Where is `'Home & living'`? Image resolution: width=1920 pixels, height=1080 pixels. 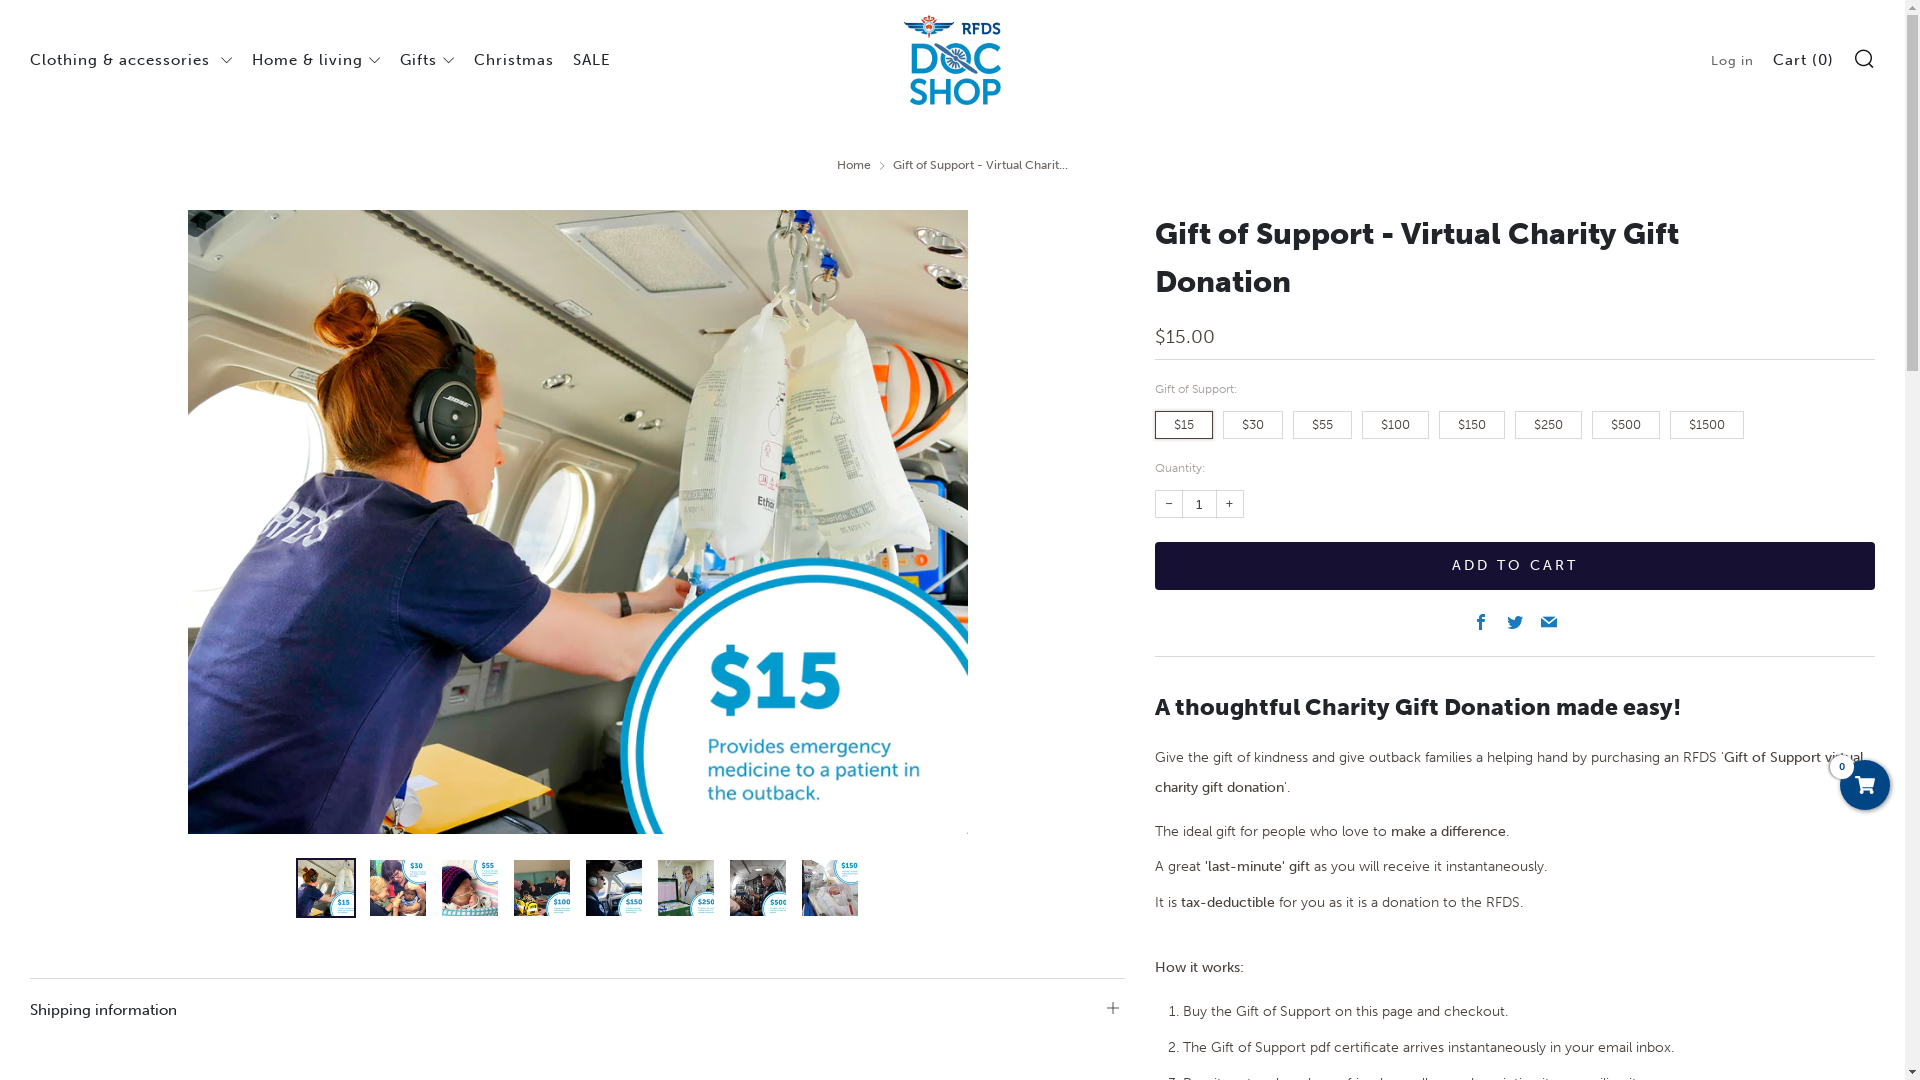 'Home & living' is located at coordinates (251, 59).